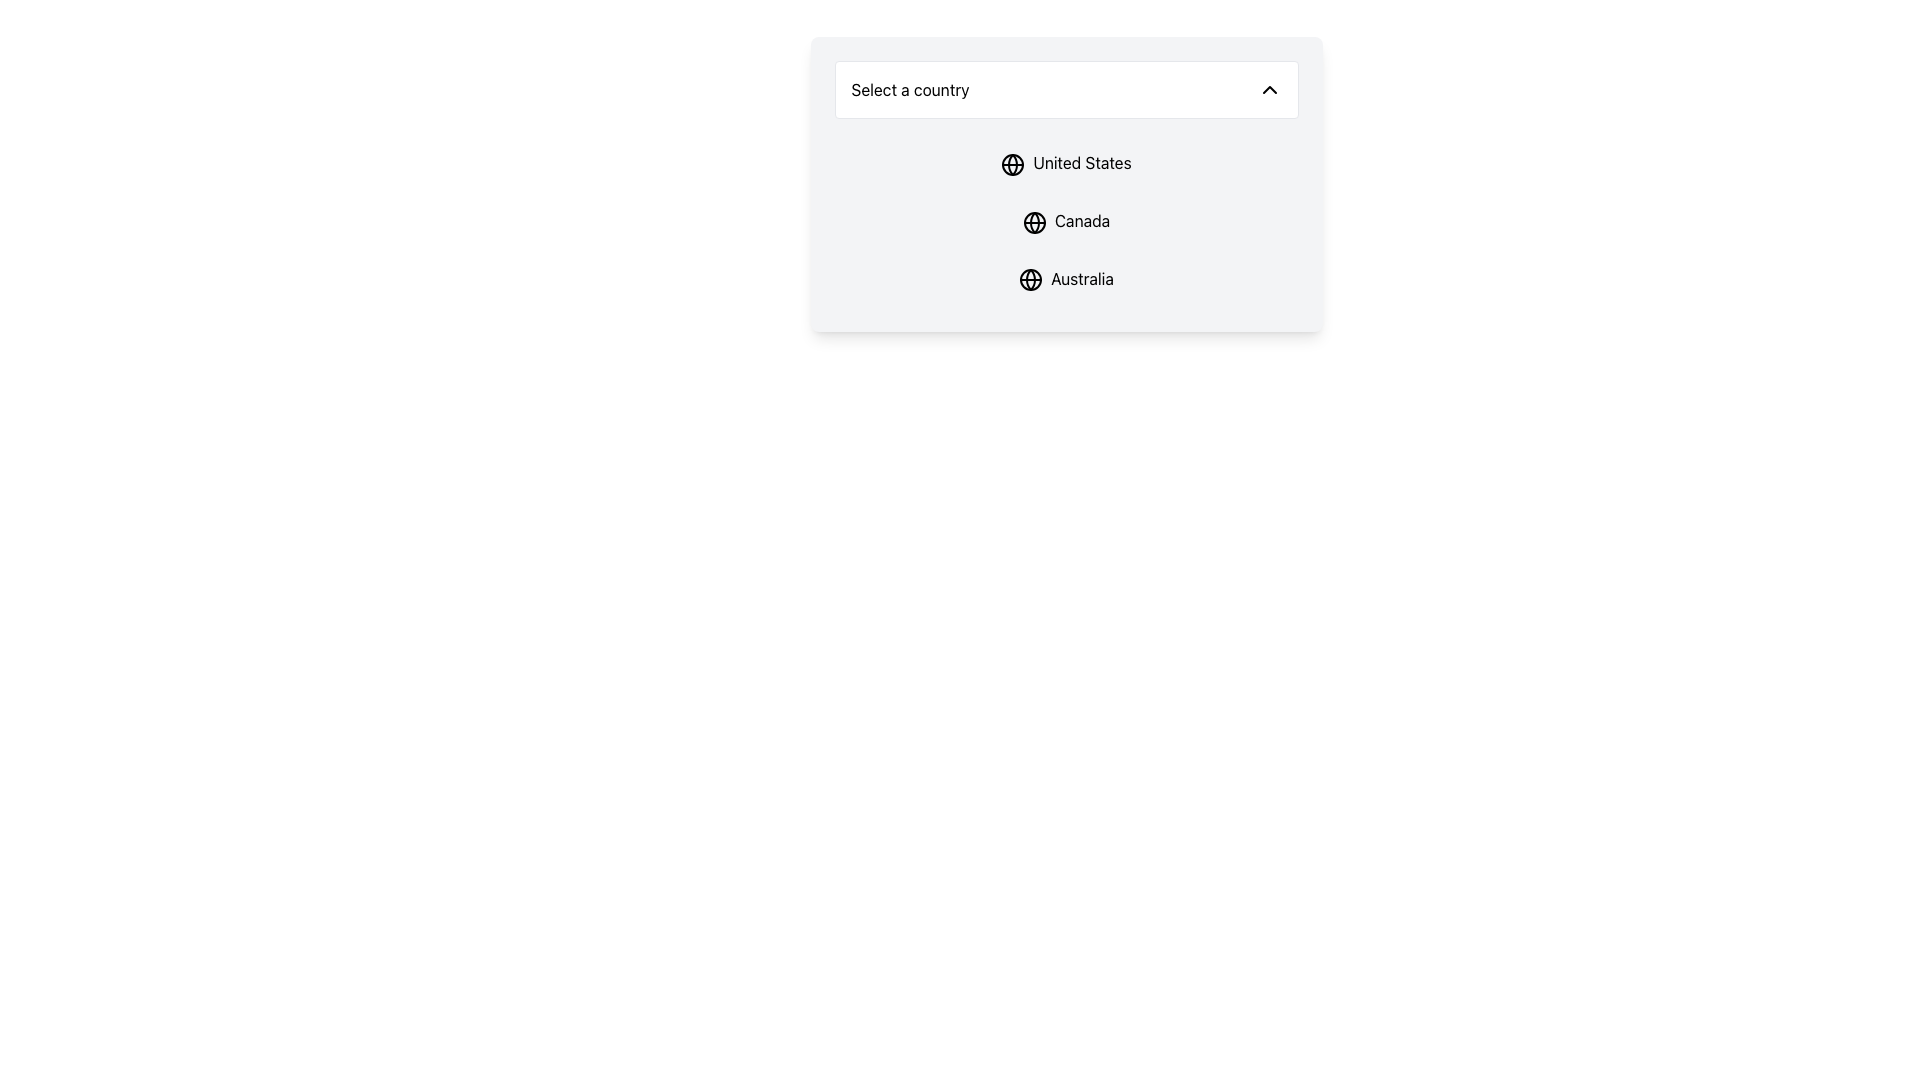 This screenshot has height=1080, width=1920. What do you see at coordinates (1013, 163) in the screenshot?
I see `the globe icon that is part of the dropdown menu, which appears before the text 'United States'` at bounding box center [1013, 163].